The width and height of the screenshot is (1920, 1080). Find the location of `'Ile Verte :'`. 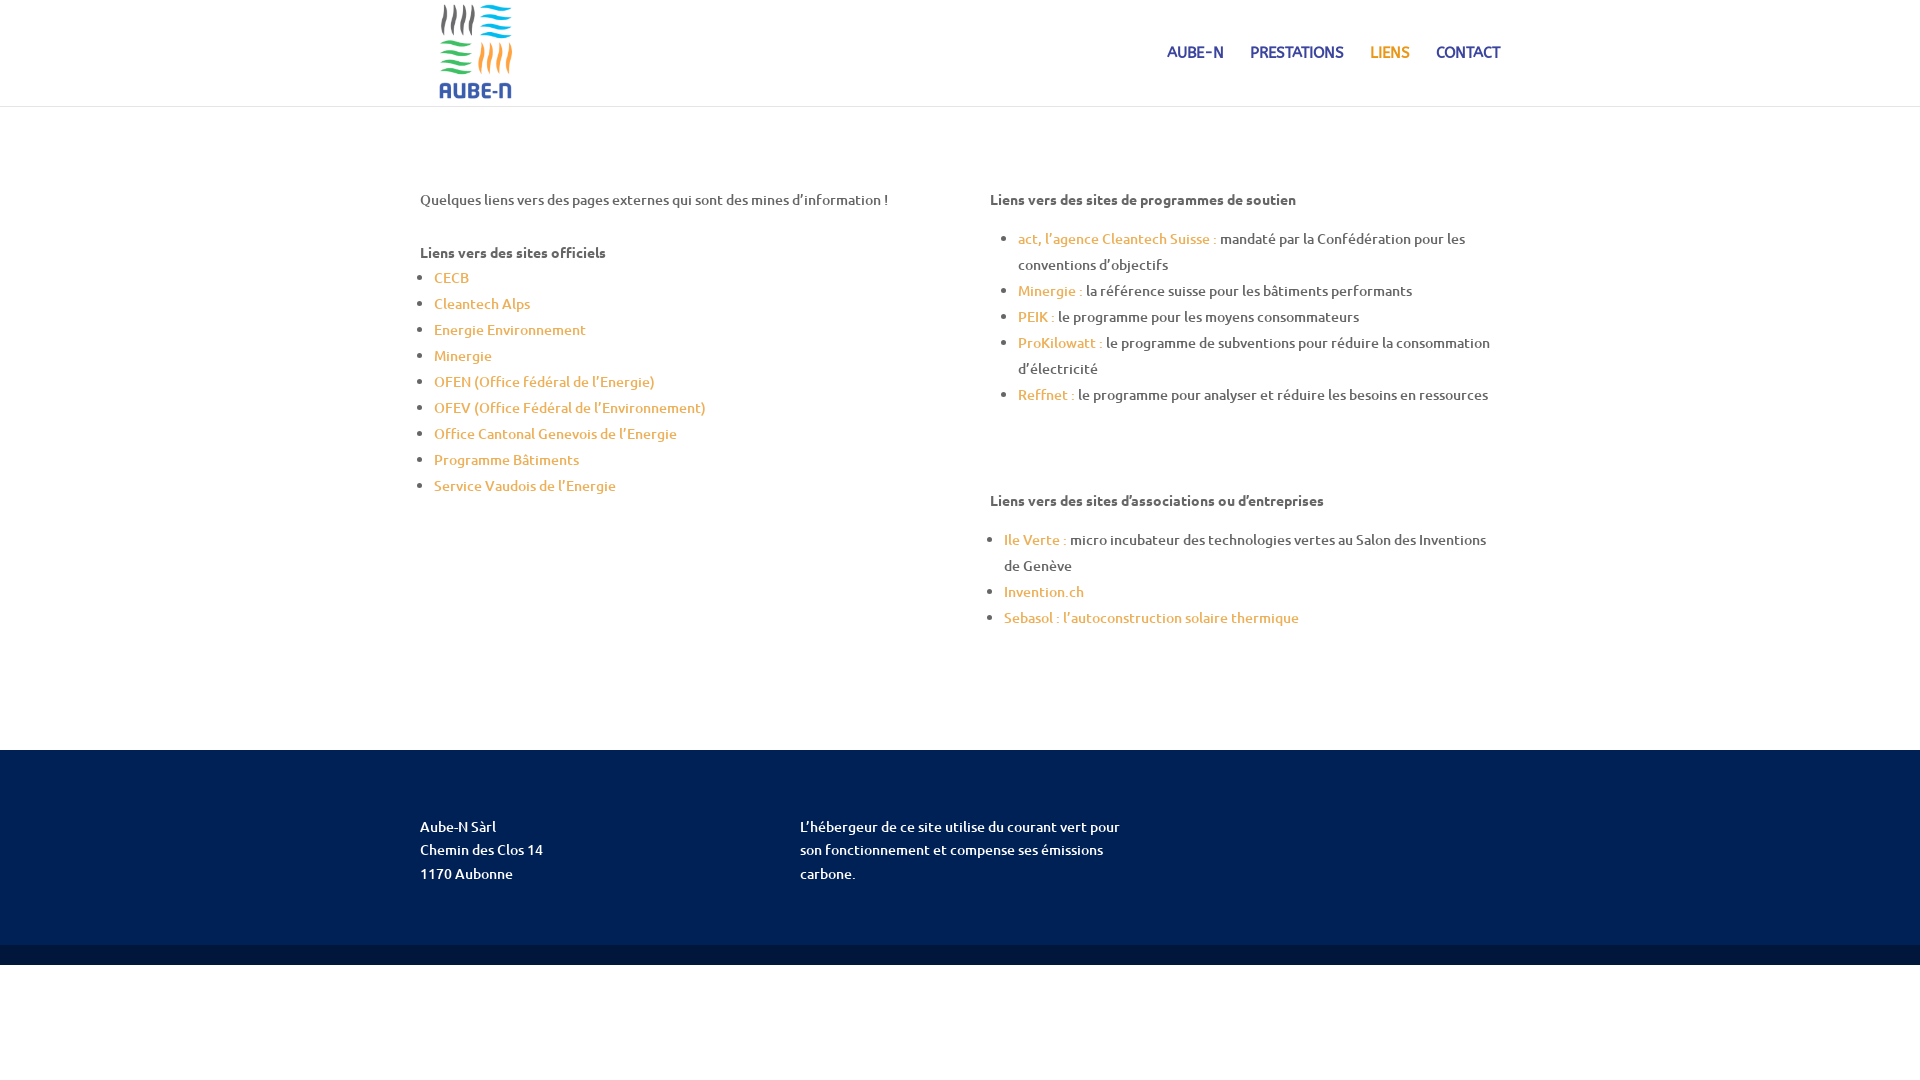

'Ile Verte :' is located at coordinates (1003, 538).